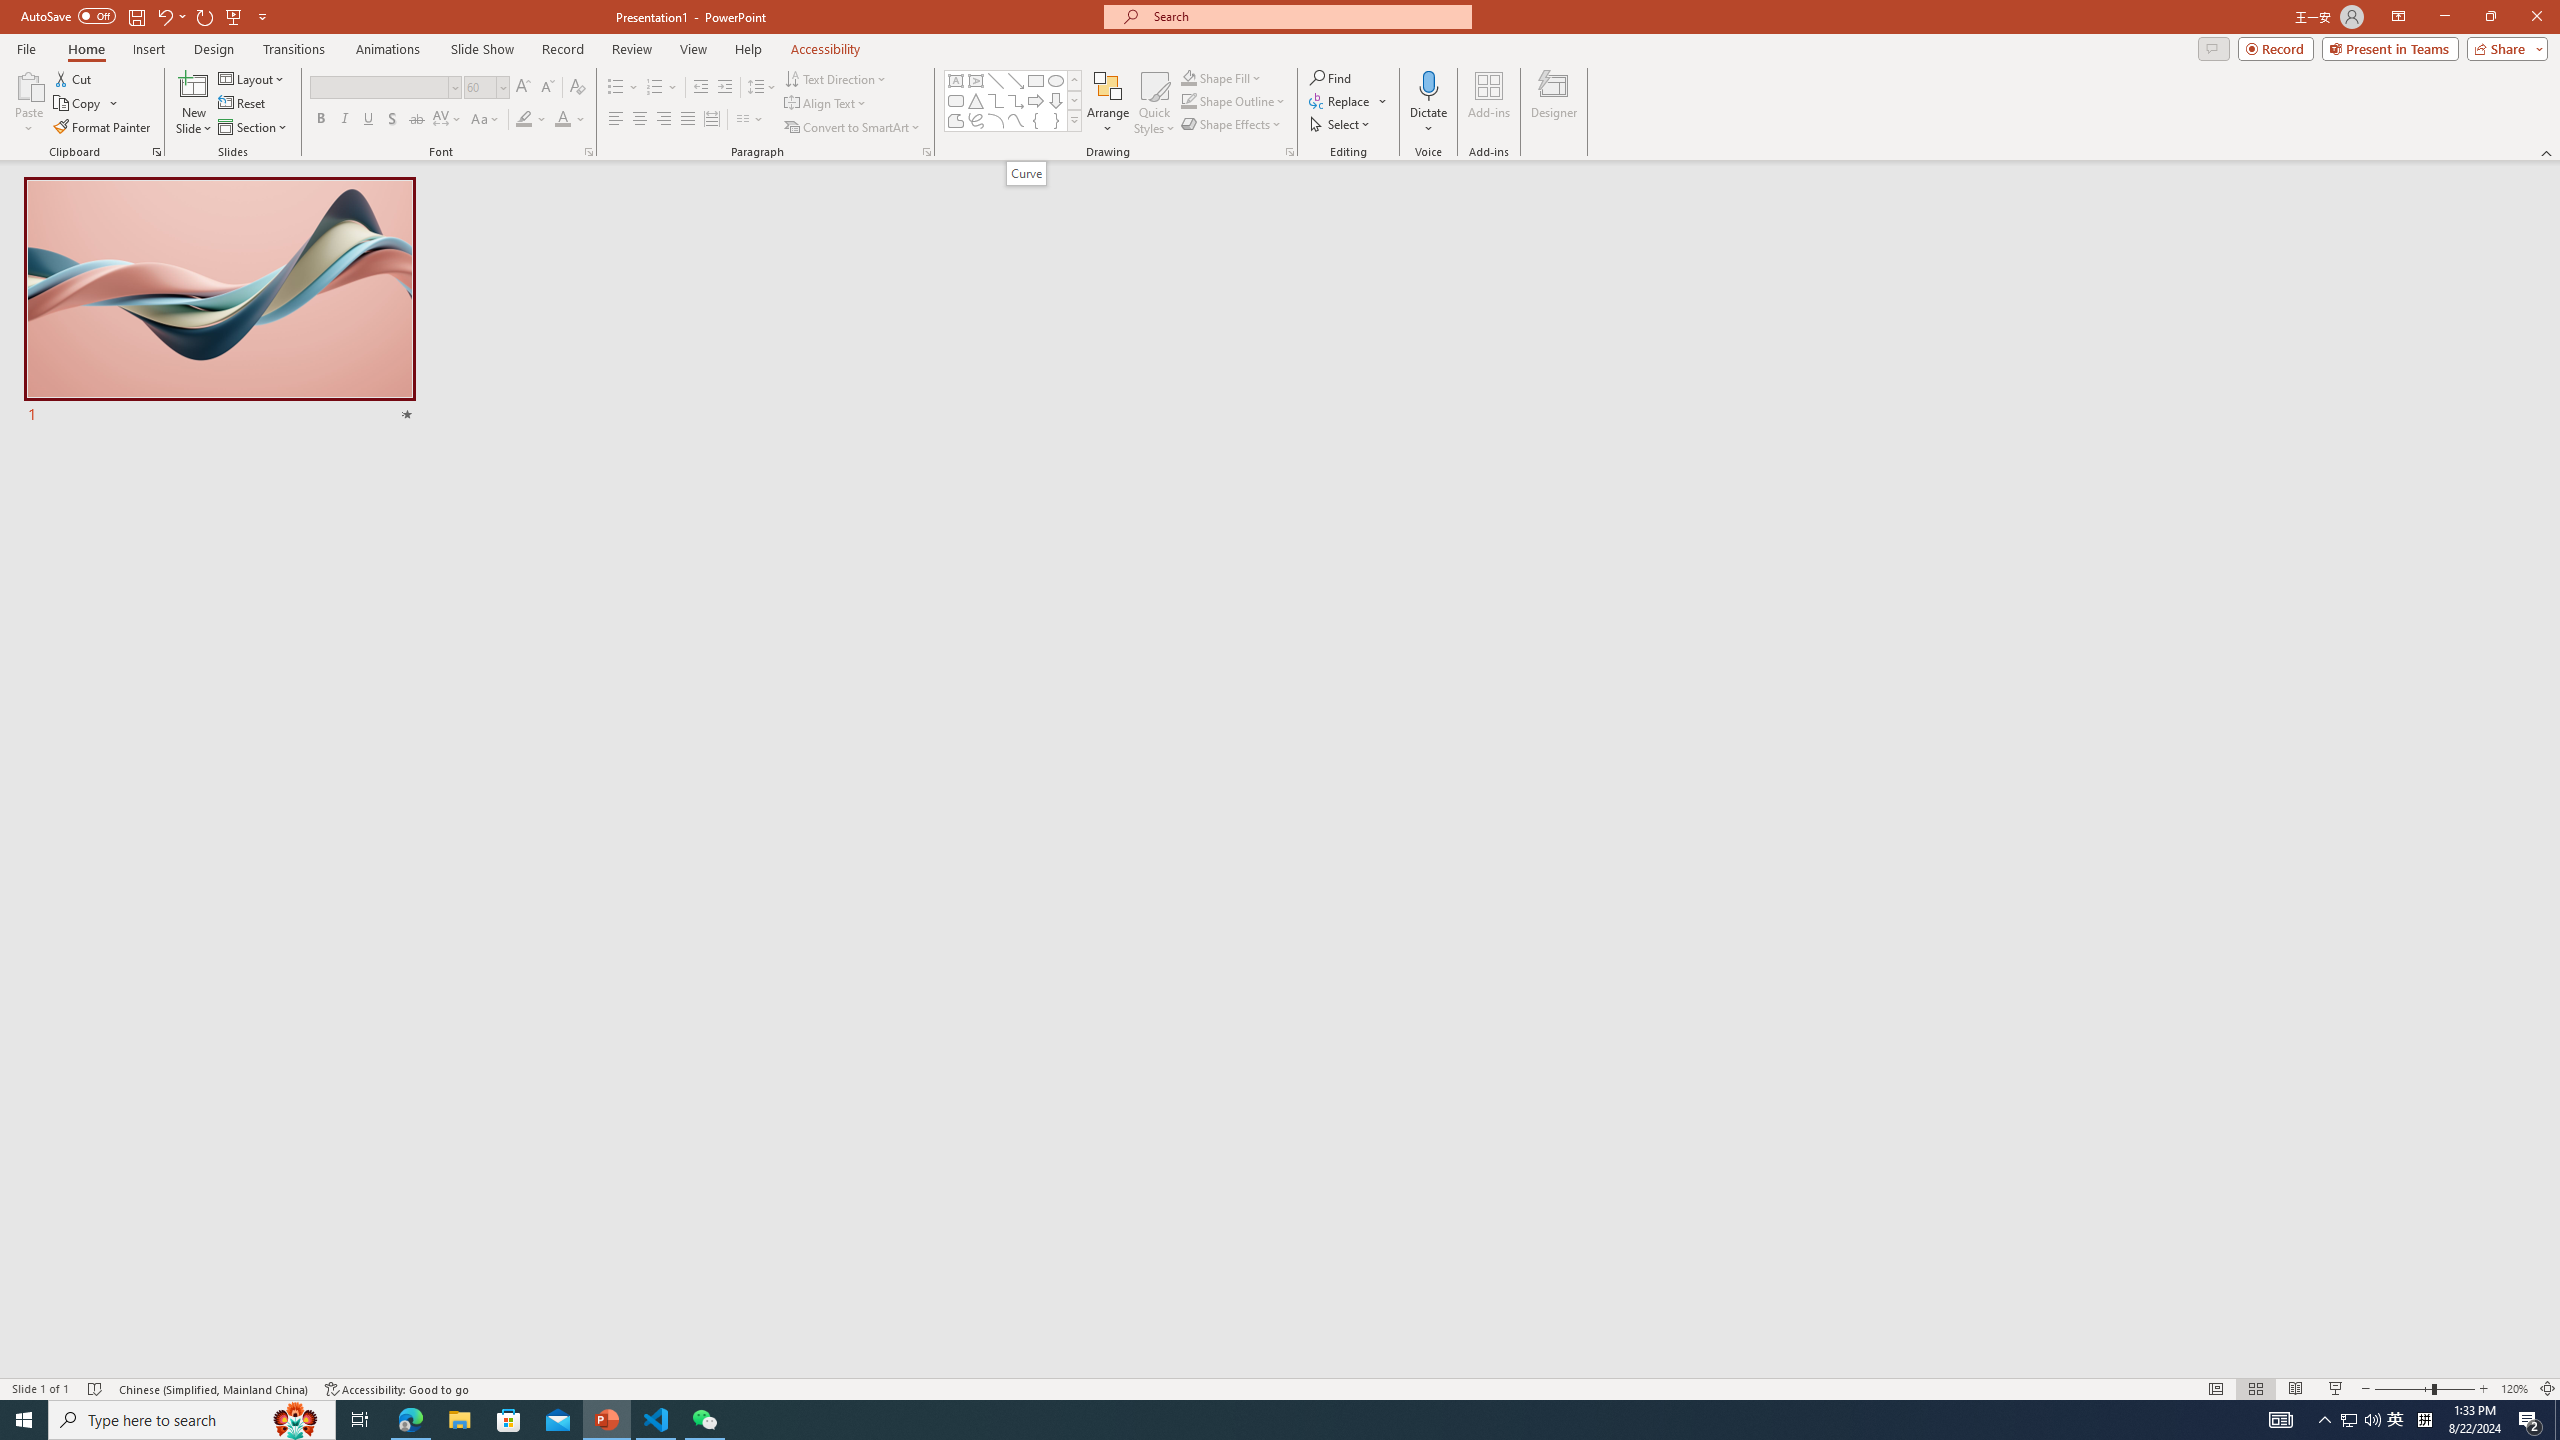  What do you see at coordinates (2515, 1389) in the screenshot?
I see `'Zoom 120%'` at bounding box center [2515, 1389].